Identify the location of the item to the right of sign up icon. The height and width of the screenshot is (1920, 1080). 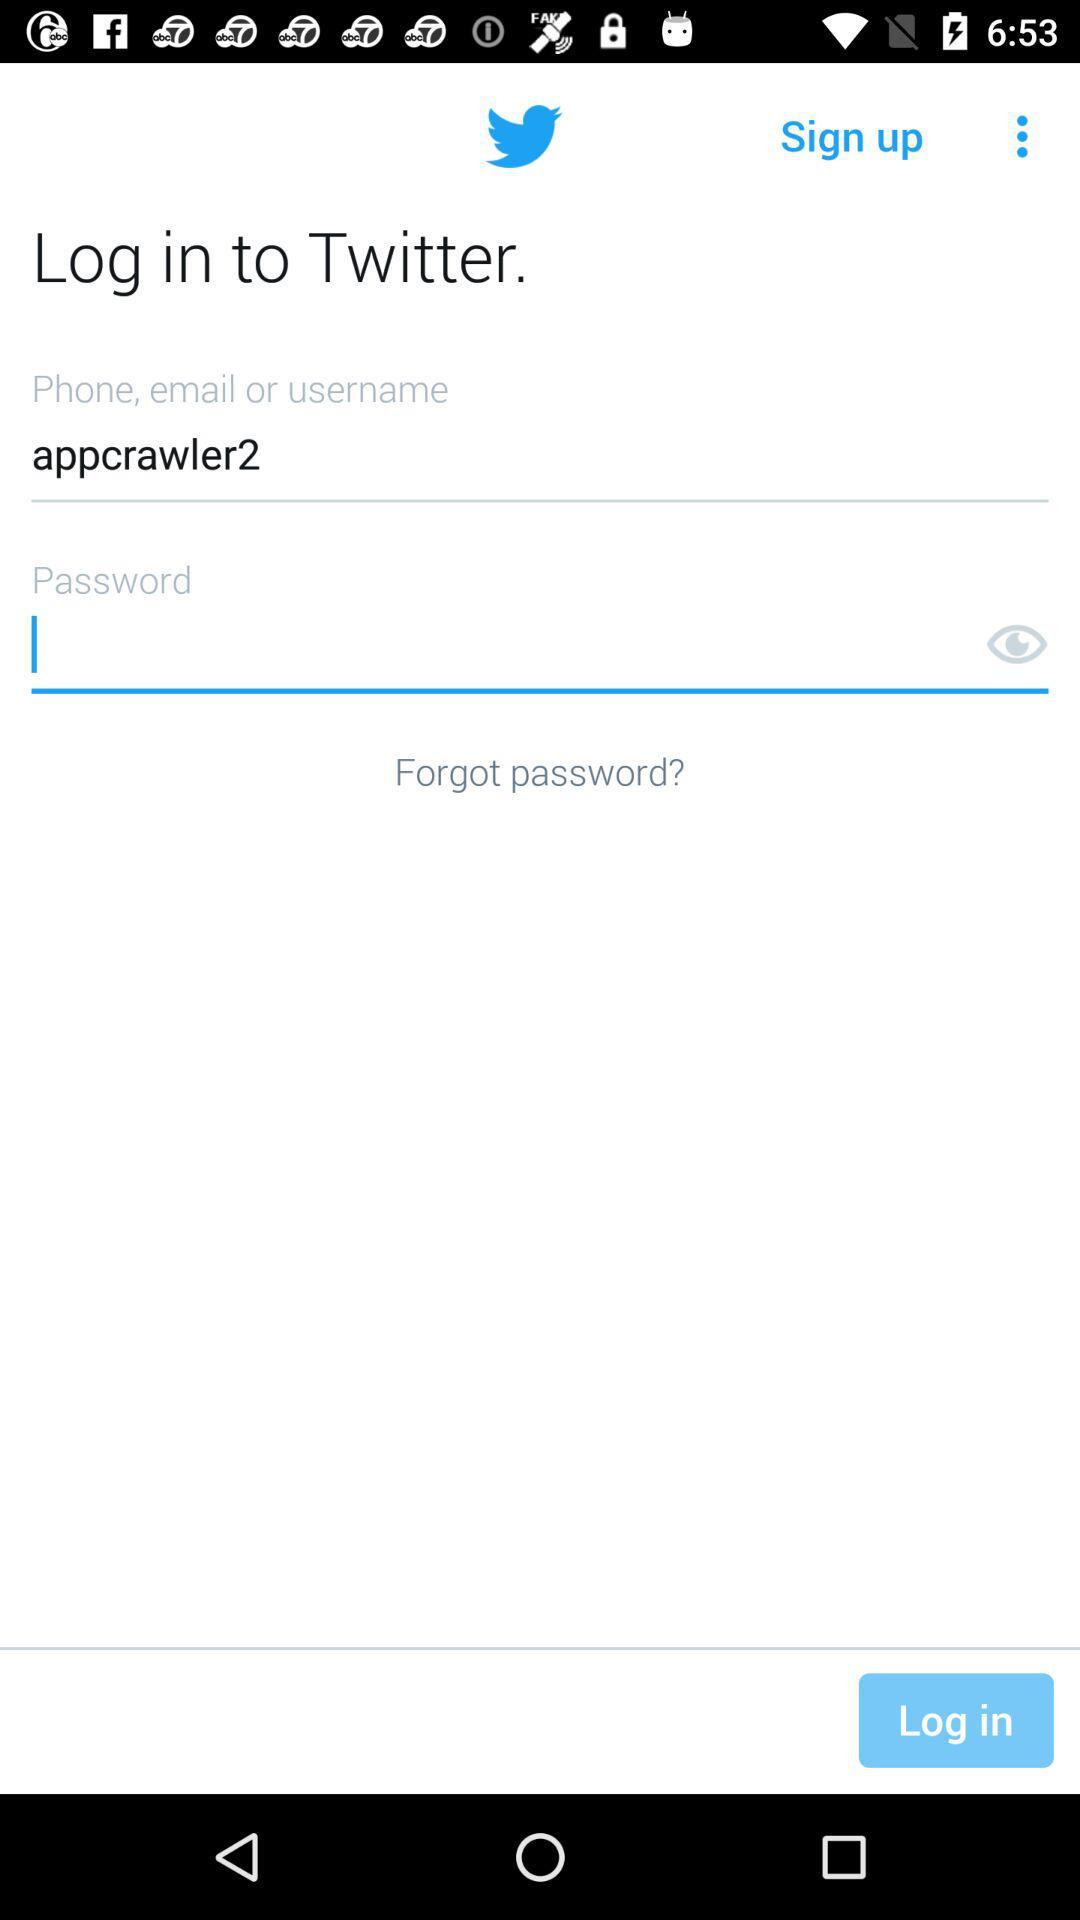
(1022, 135).